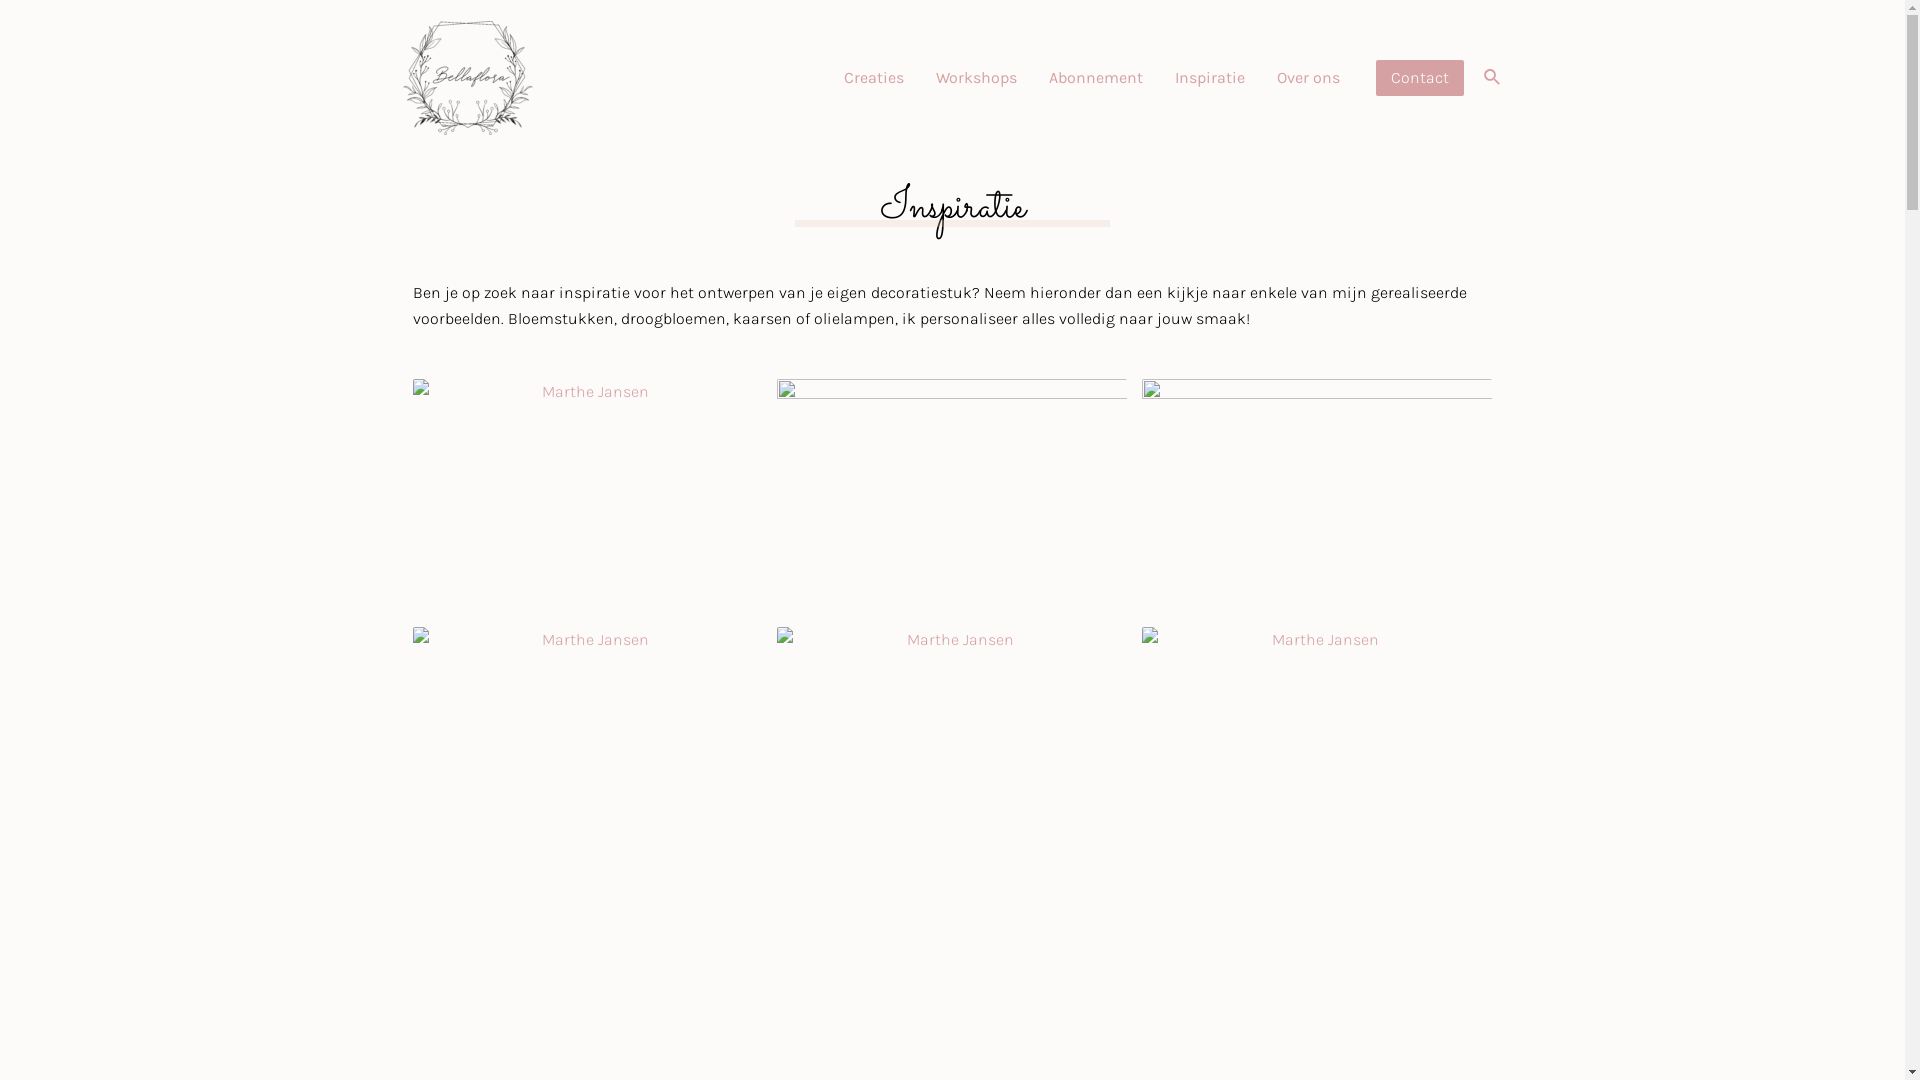 This screenshot has width=1920, height=1080. I want to click on 'Inspiratie', so click(1208, 76).